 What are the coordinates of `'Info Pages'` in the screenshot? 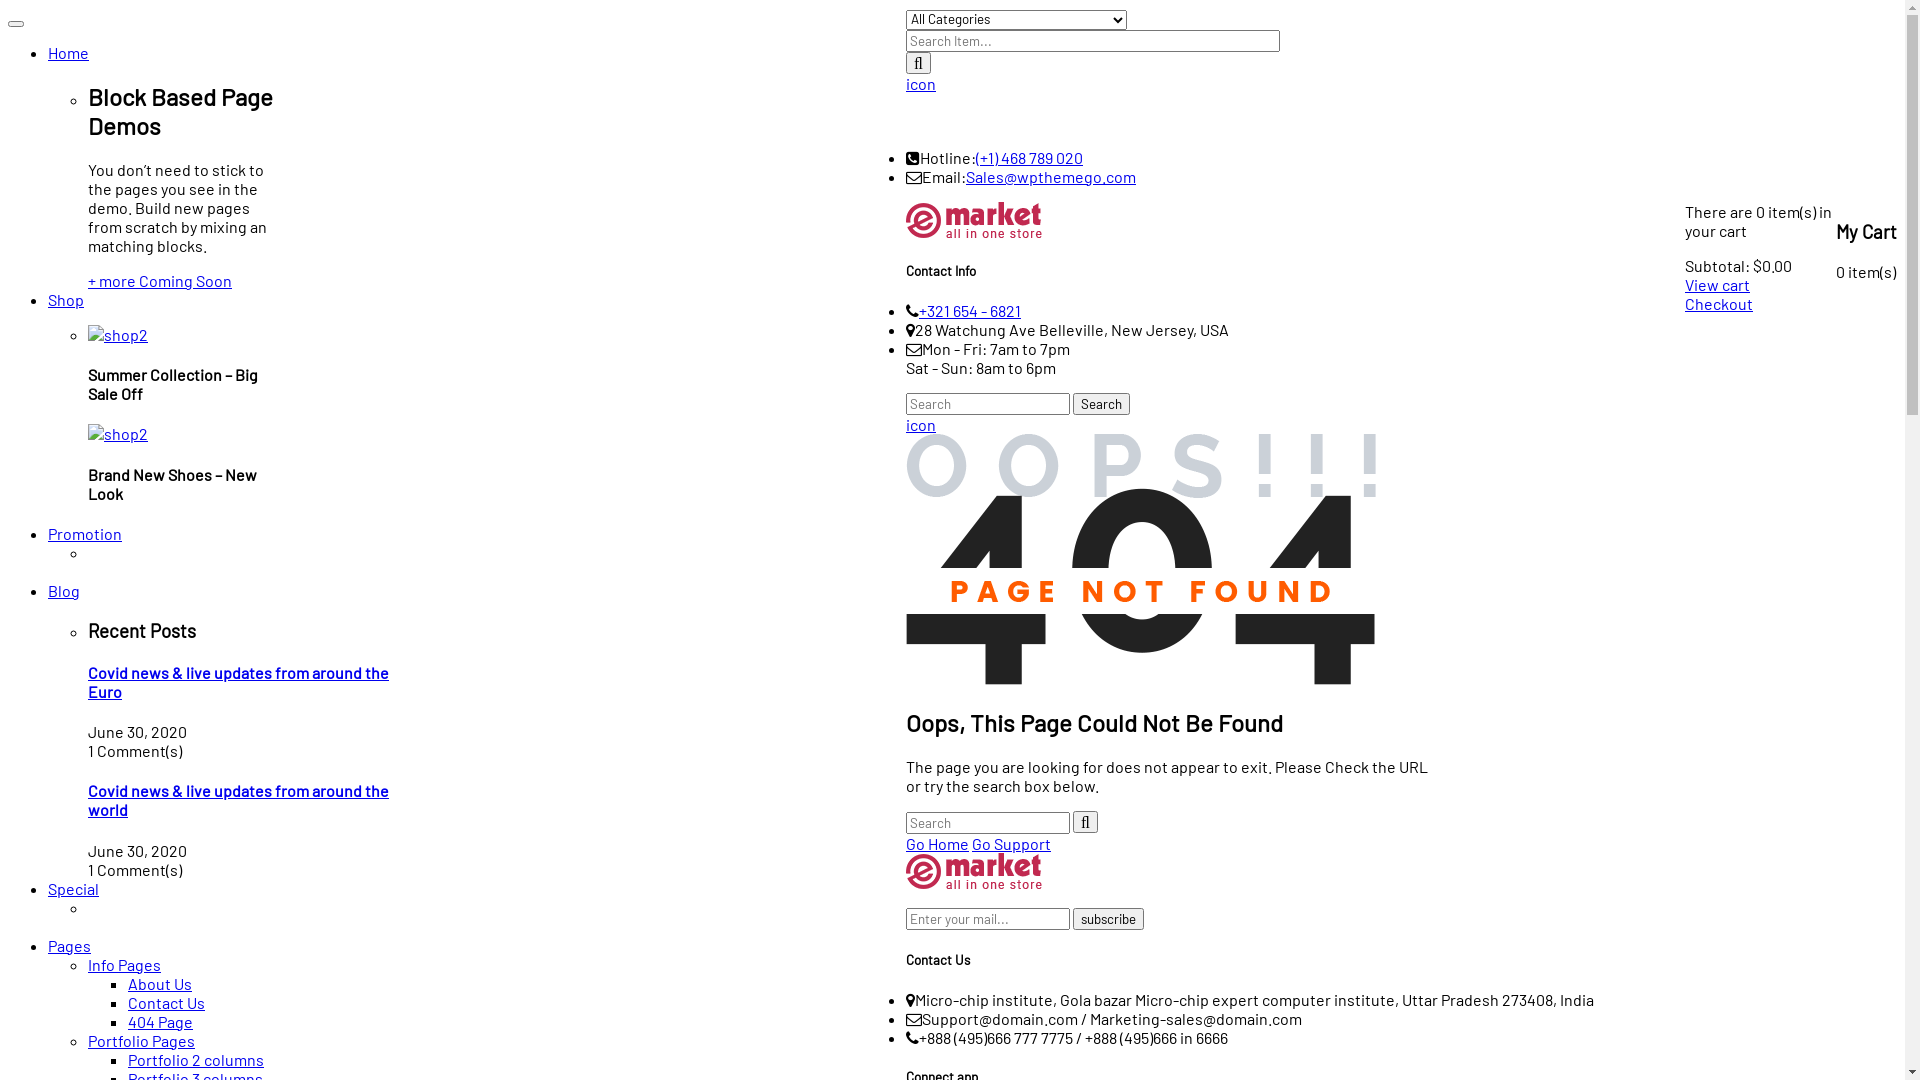 It's located at (86, 963).